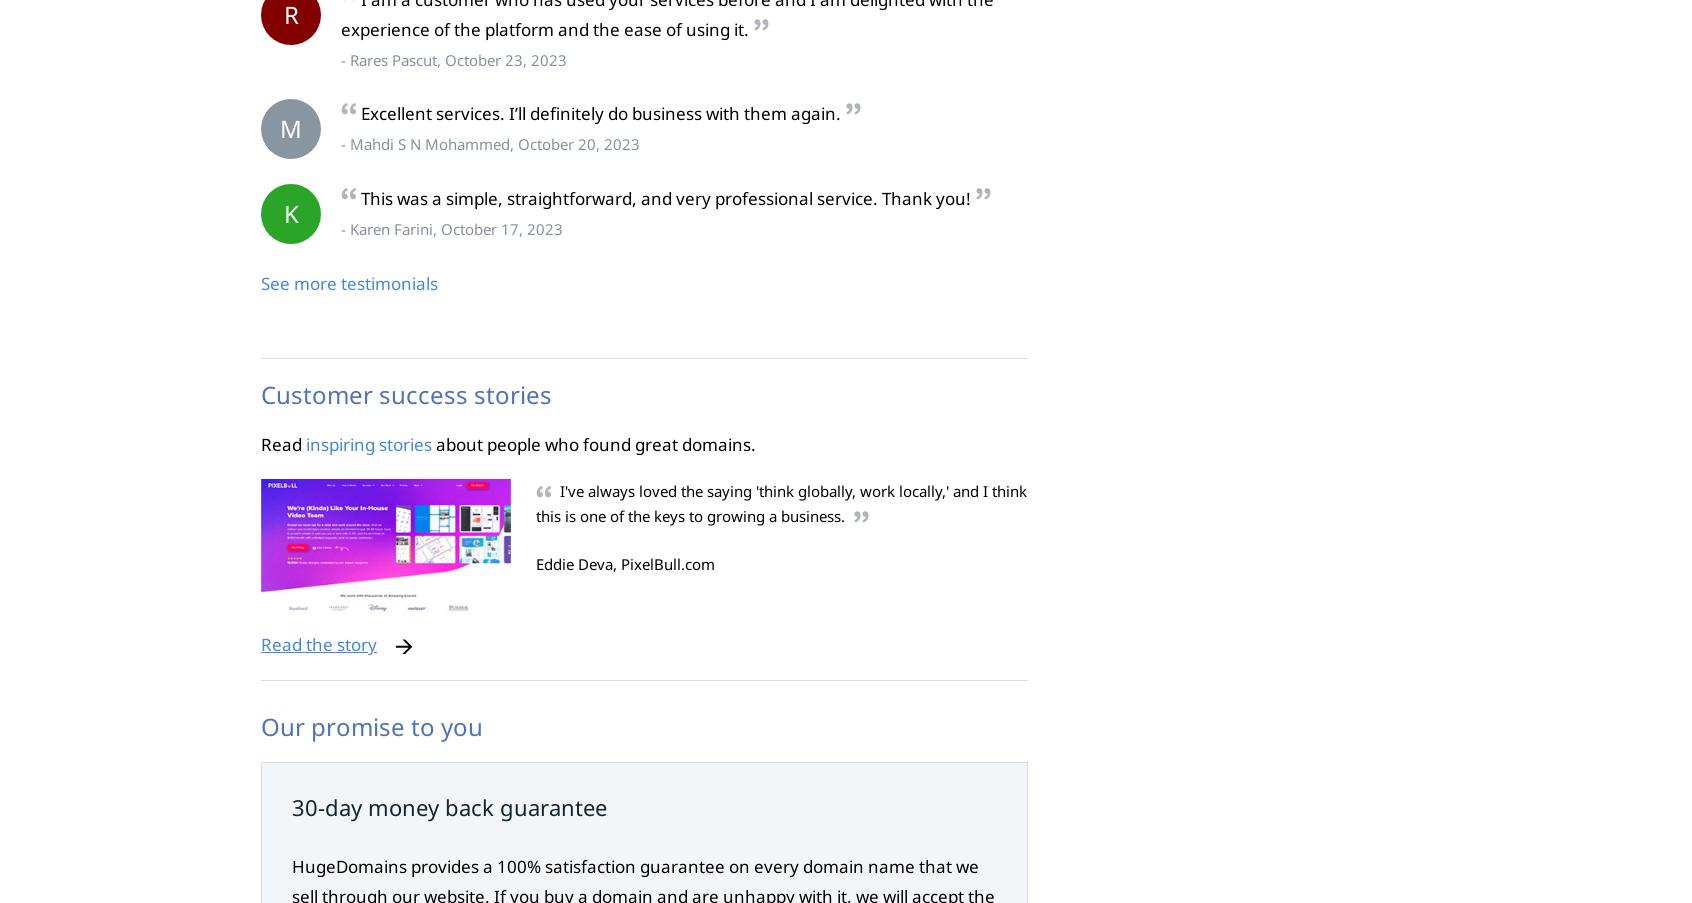 The width and height of the screenshot is (1692, 903). Describe the element at coordinates (348, 282) in the screenshot. I see `'See more testimonials'` at that location.